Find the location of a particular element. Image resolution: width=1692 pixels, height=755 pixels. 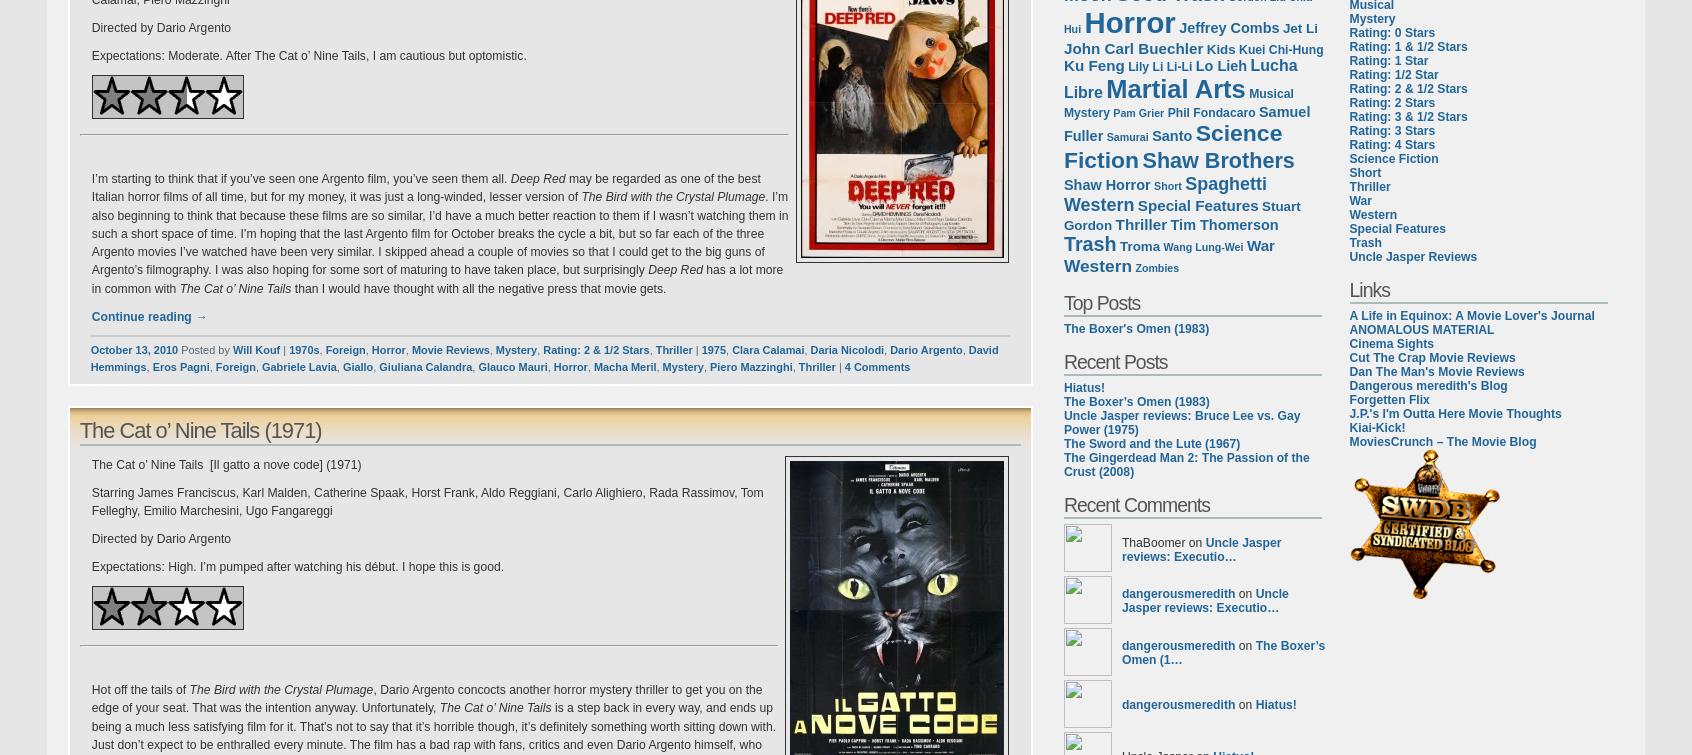

'1975' is located at coordinates (712, 350).